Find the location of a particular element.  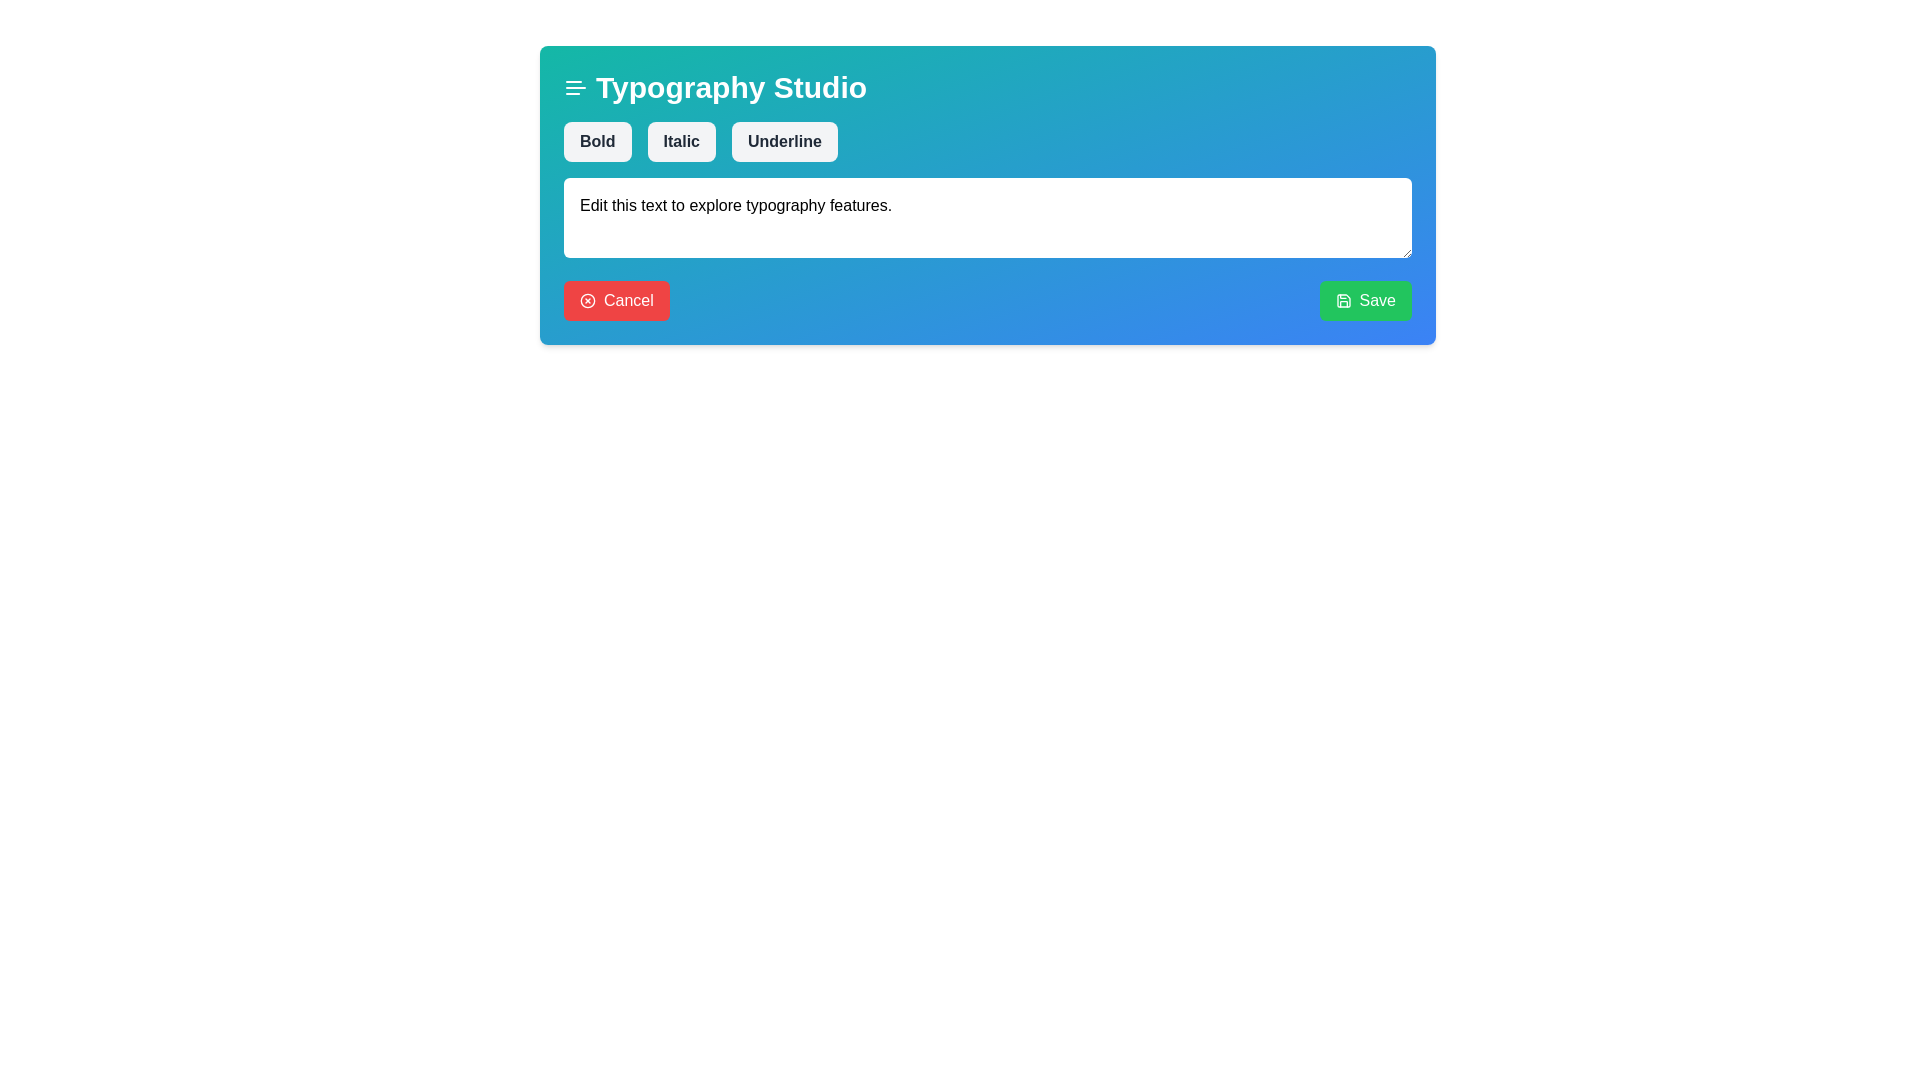

the 'Italic' button, which is the second button in a horizontal row of three buttons beneath the 'Typography Studio' header is located at coordinates (681, 141).